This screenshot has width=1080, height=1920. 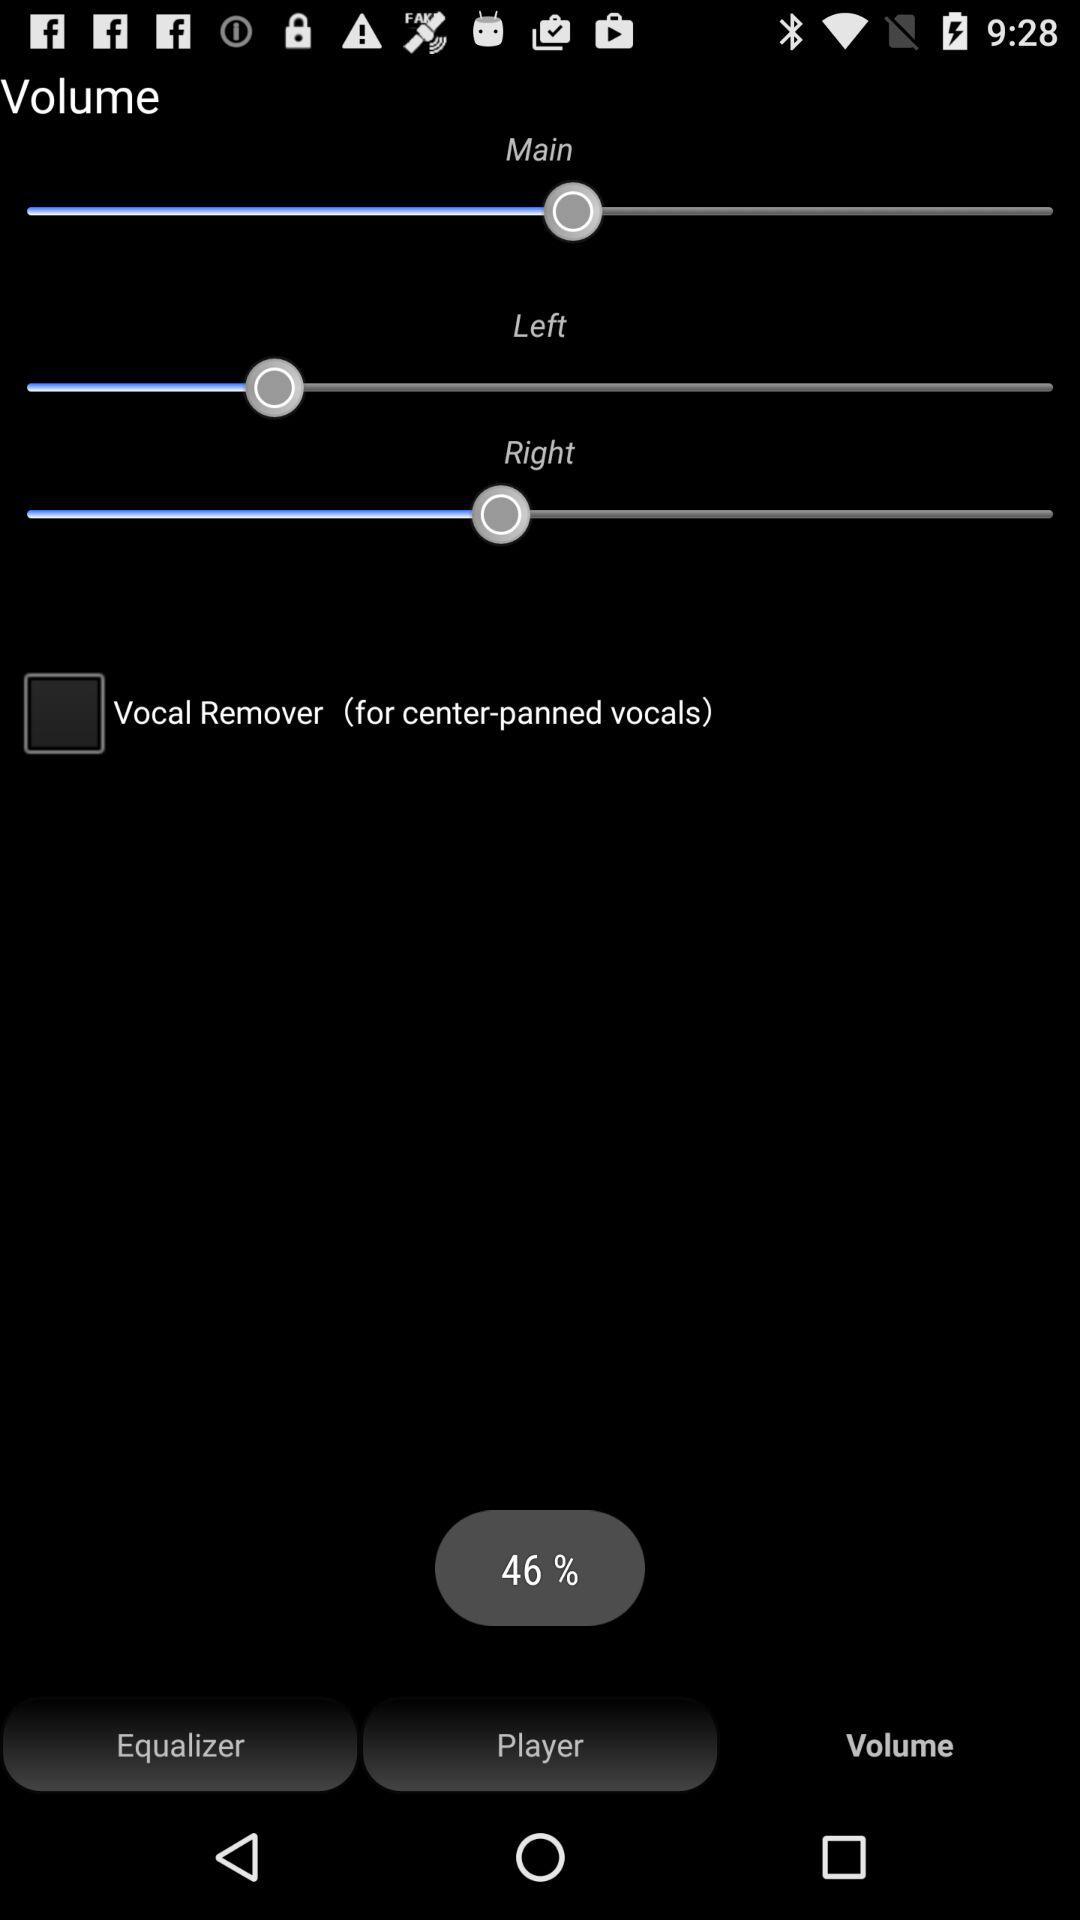 I want to click on the player button, so click(x=540, y=1744).